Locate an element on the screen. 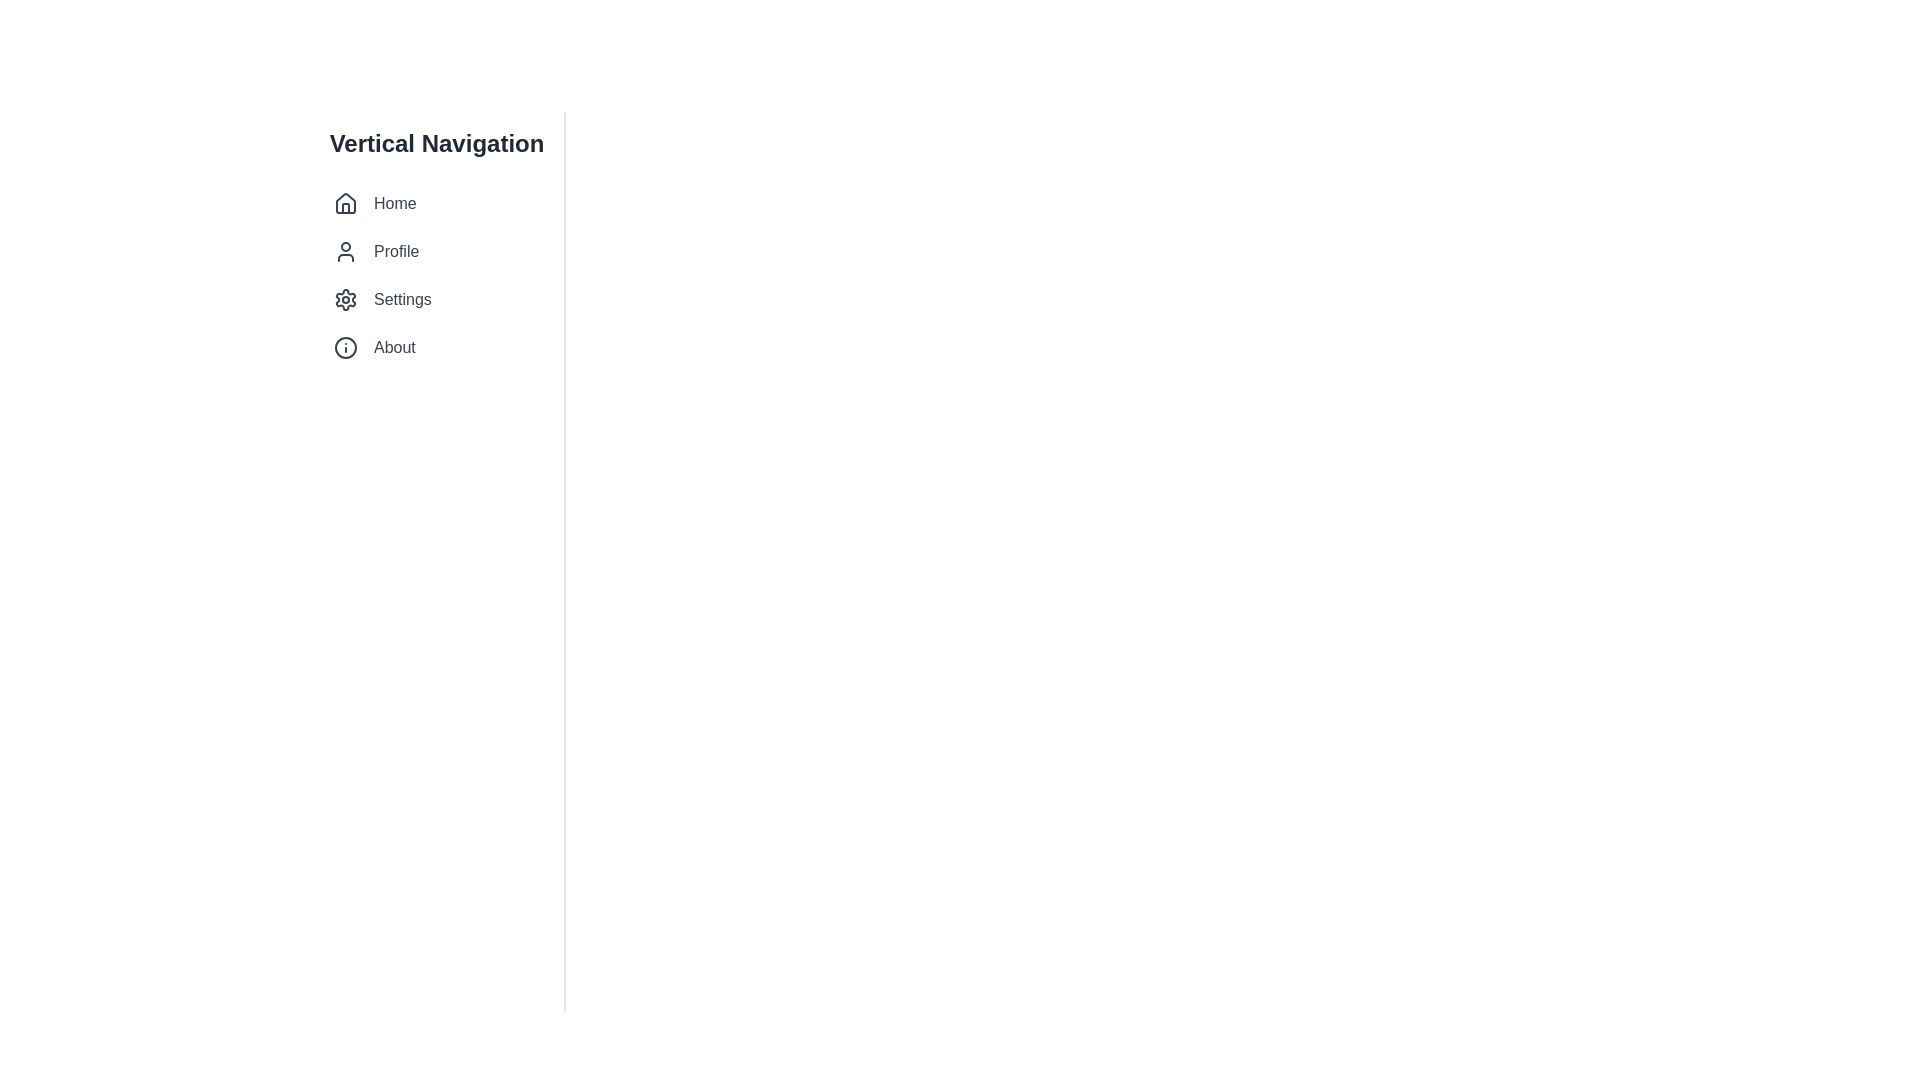 The height and width of the screenshot is (1080, 1920). the Text Label that serves as a title for the vertical navigation bar, positioned at the top of the sidebar is located at coordinates (435, 142).